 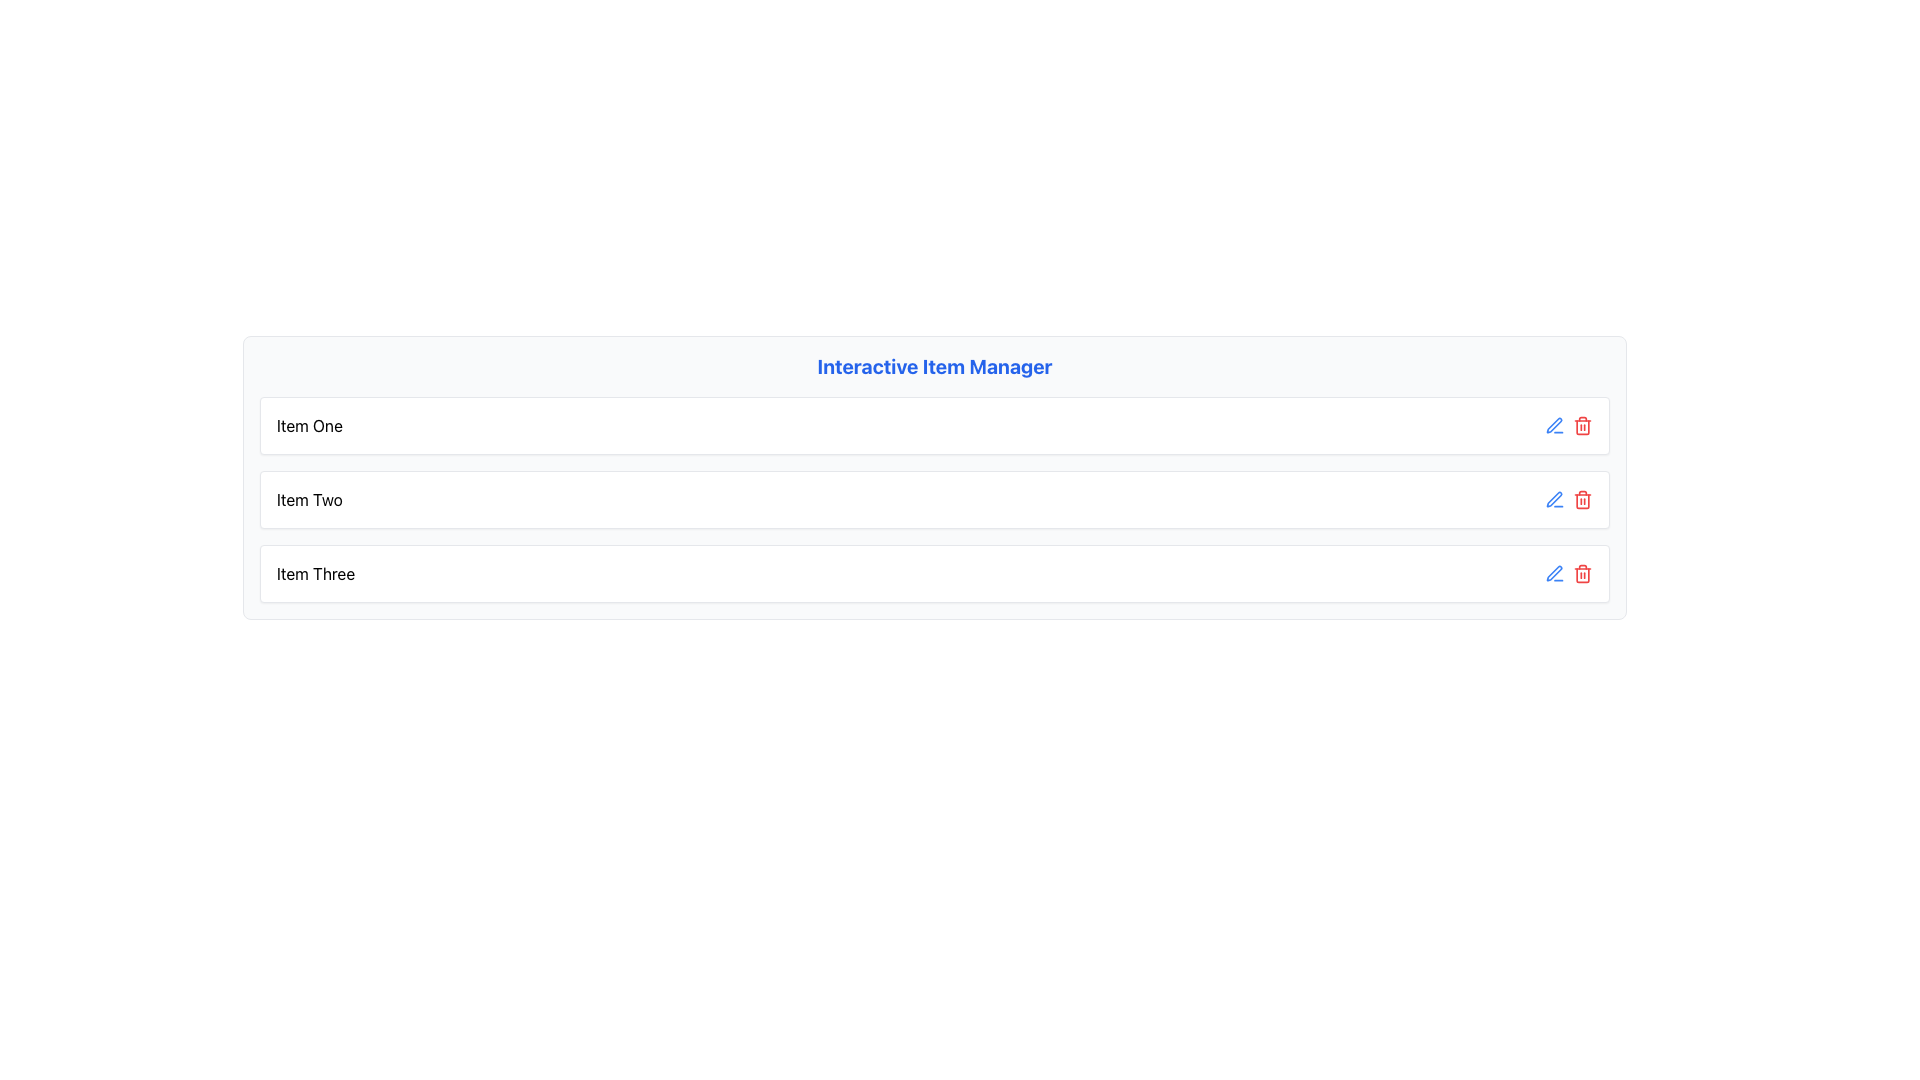 What do you see at coordinates (315, 574) in the screenshot?
I see `the static text label displaying 'Item Three', which is the label for the third item in a vertically aligned list of items` at bounding box center [315, 574].